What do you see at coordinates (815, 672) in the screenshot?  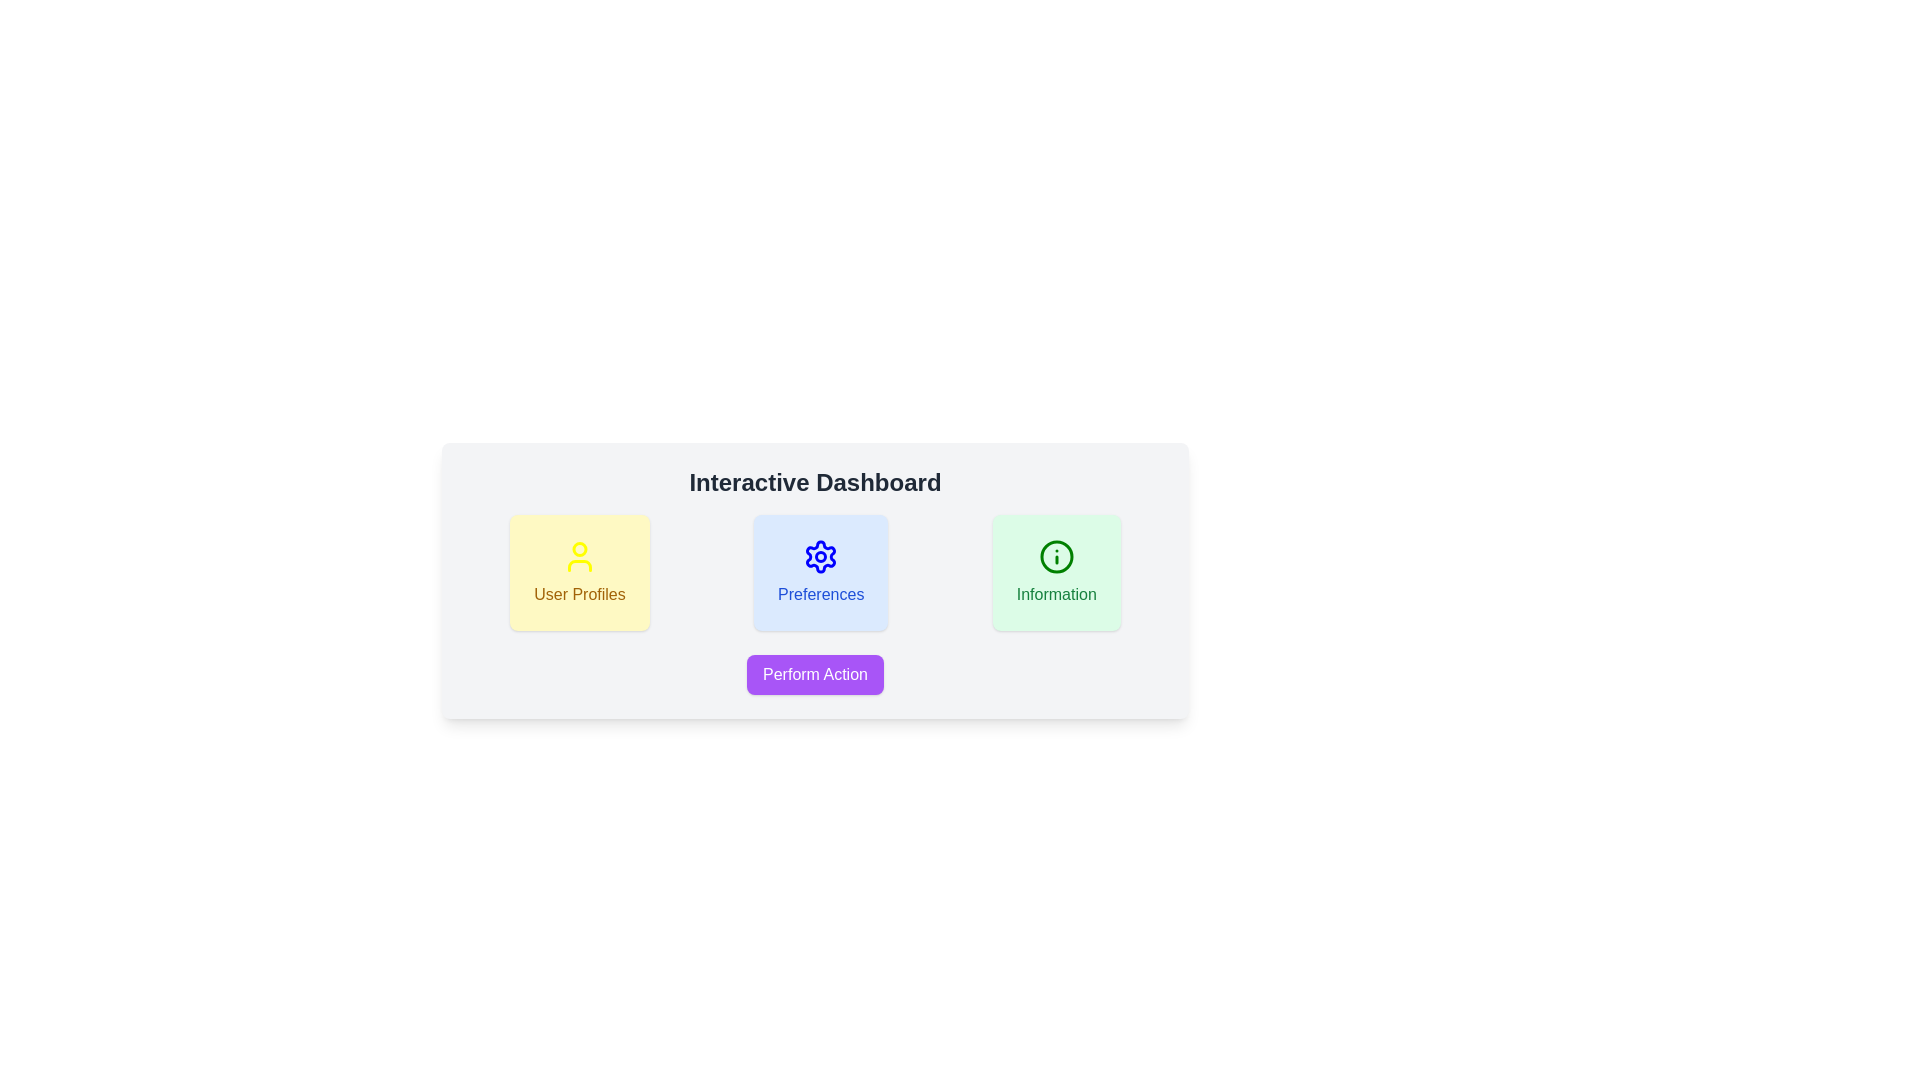 I see `the 'User Profiles', 'Preferences', or 'Information' sub-elements located beneath the 'Interactive Dashboard' header` at bounding box center [815, 672].